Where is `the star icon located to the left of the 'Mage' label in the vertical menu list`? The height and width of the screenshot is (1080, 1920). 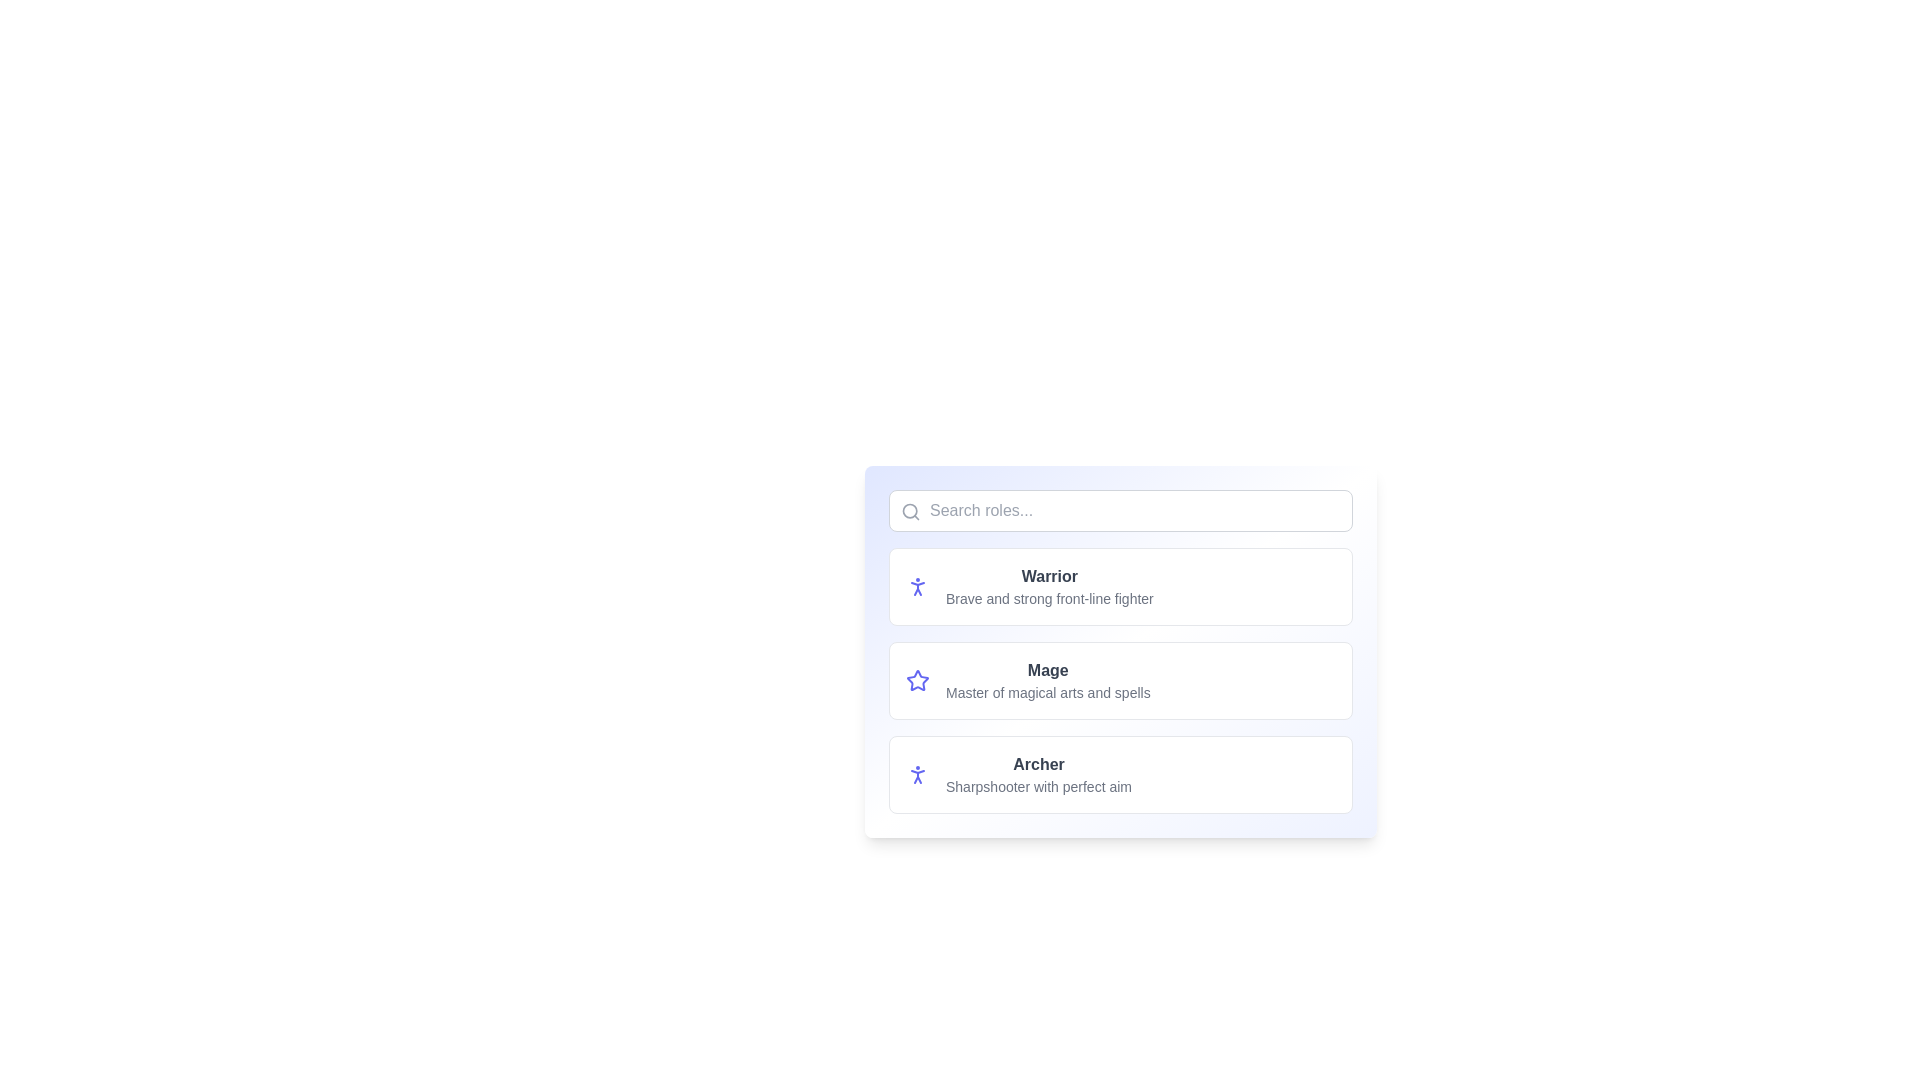
the star icon located to the left of the 'Mage' label in the vertical menu list is located at coordinates (916, 679).